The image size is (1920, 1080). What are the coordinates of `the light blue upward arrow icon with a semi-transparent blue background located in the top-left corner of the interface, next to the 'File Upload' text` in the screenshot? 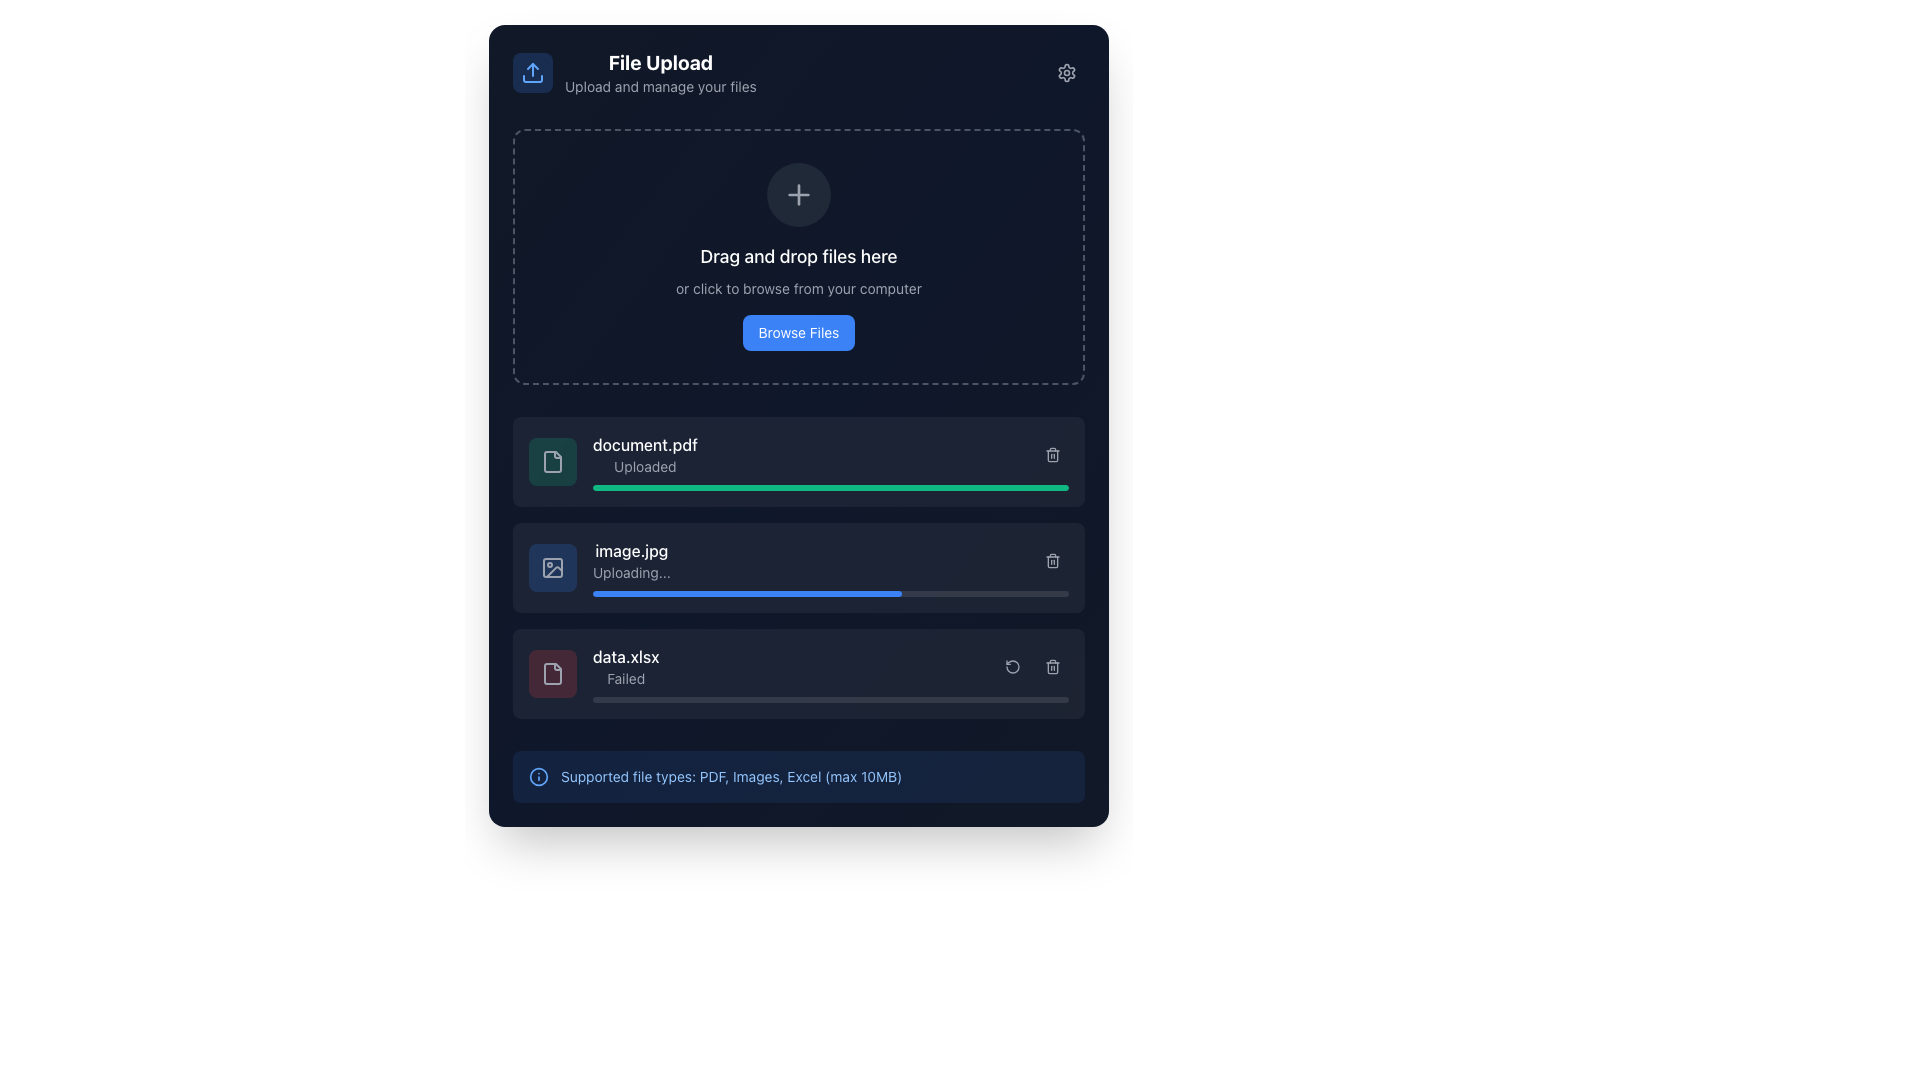 It's located at (532, 72).